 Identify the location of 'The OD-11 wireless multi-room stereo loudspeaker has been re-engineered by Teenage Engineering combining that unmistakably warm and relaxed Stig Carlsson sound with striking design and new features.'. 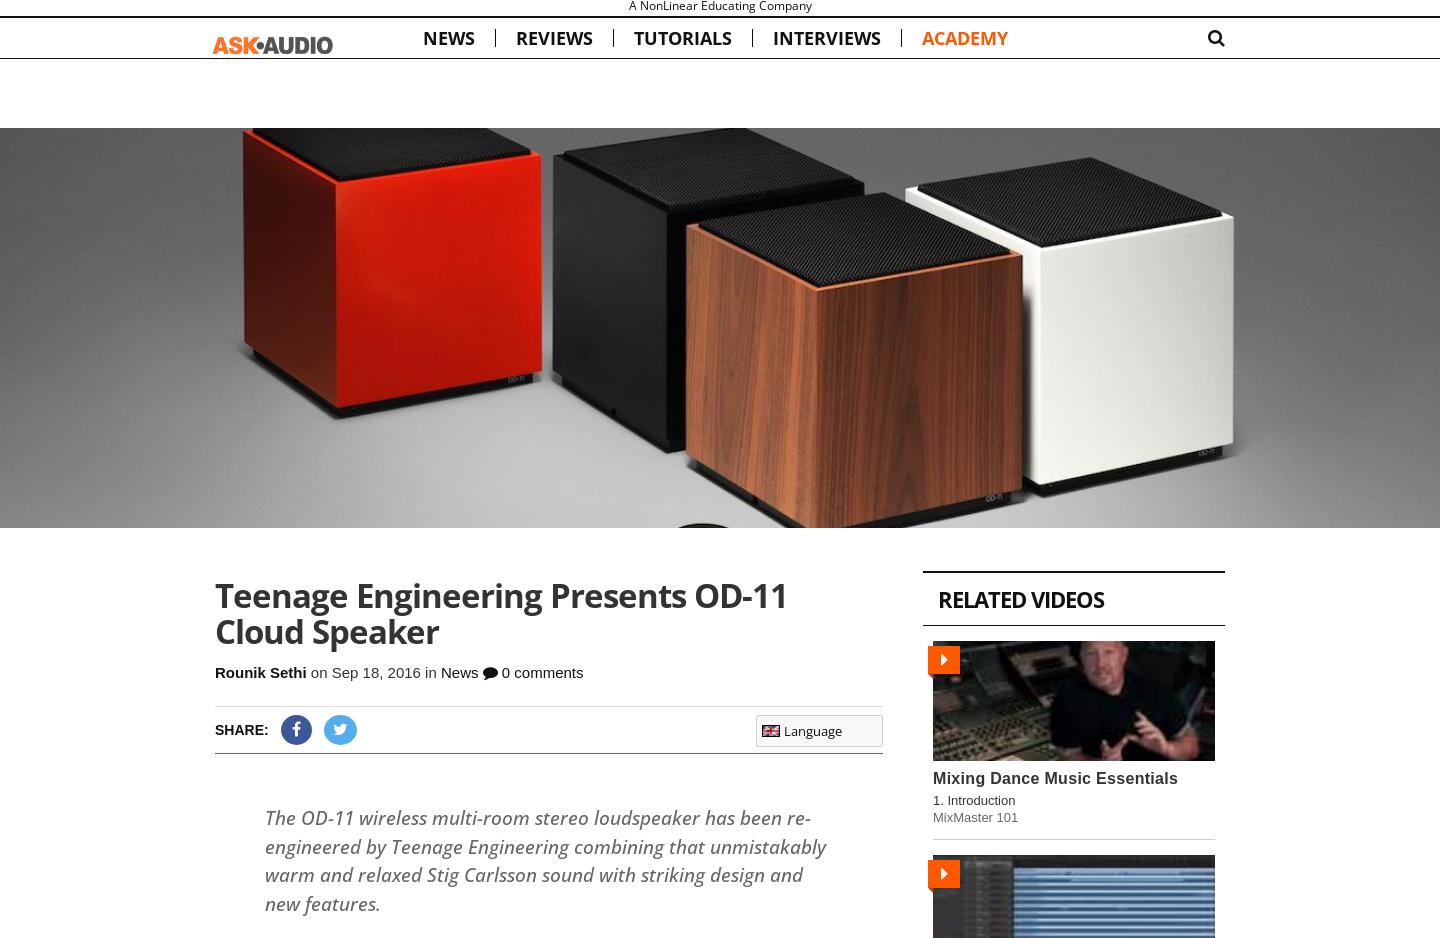
(545, 859).